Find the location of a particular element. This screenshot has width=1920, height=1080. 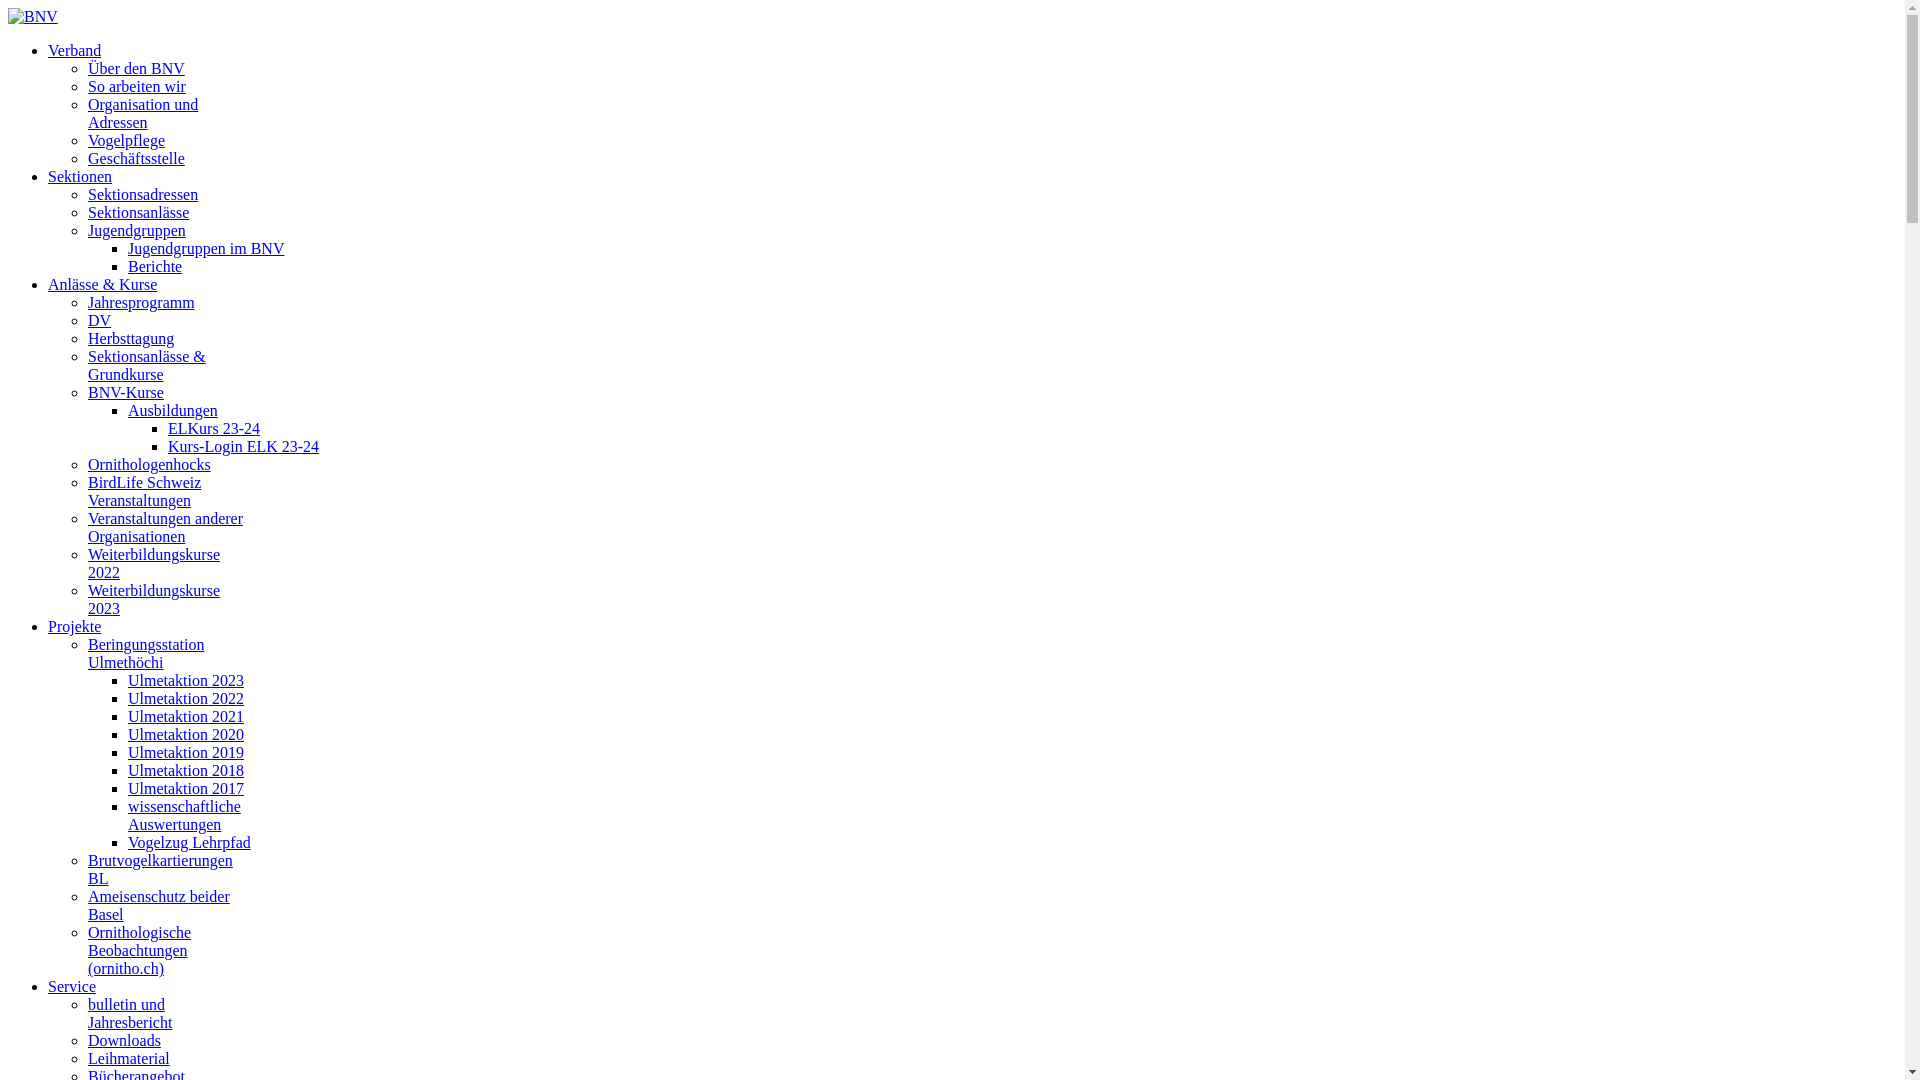

'Ulmetaktion 2020' is located at coordinates (186, 734).